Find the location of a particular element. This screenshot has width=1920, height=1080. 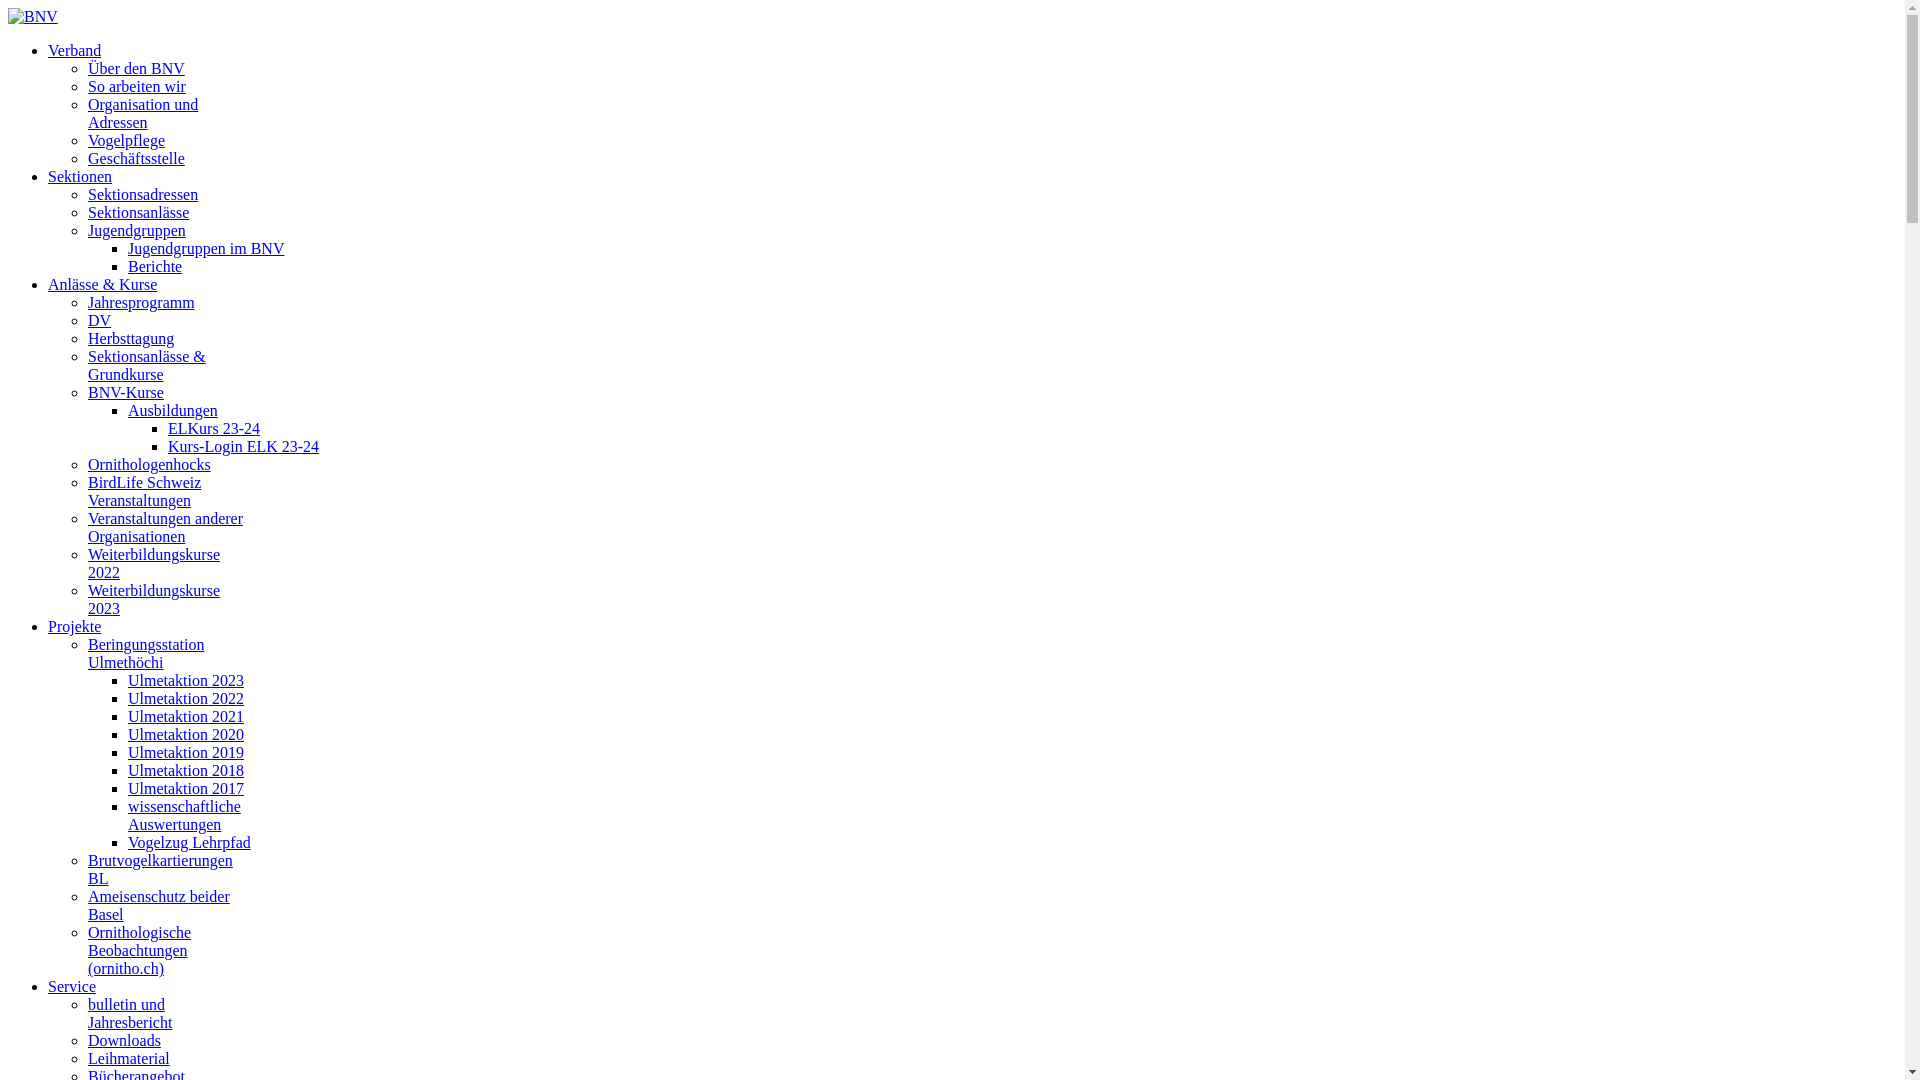

'Ulmetaktion 2020' is located at coordinates (186, 734).